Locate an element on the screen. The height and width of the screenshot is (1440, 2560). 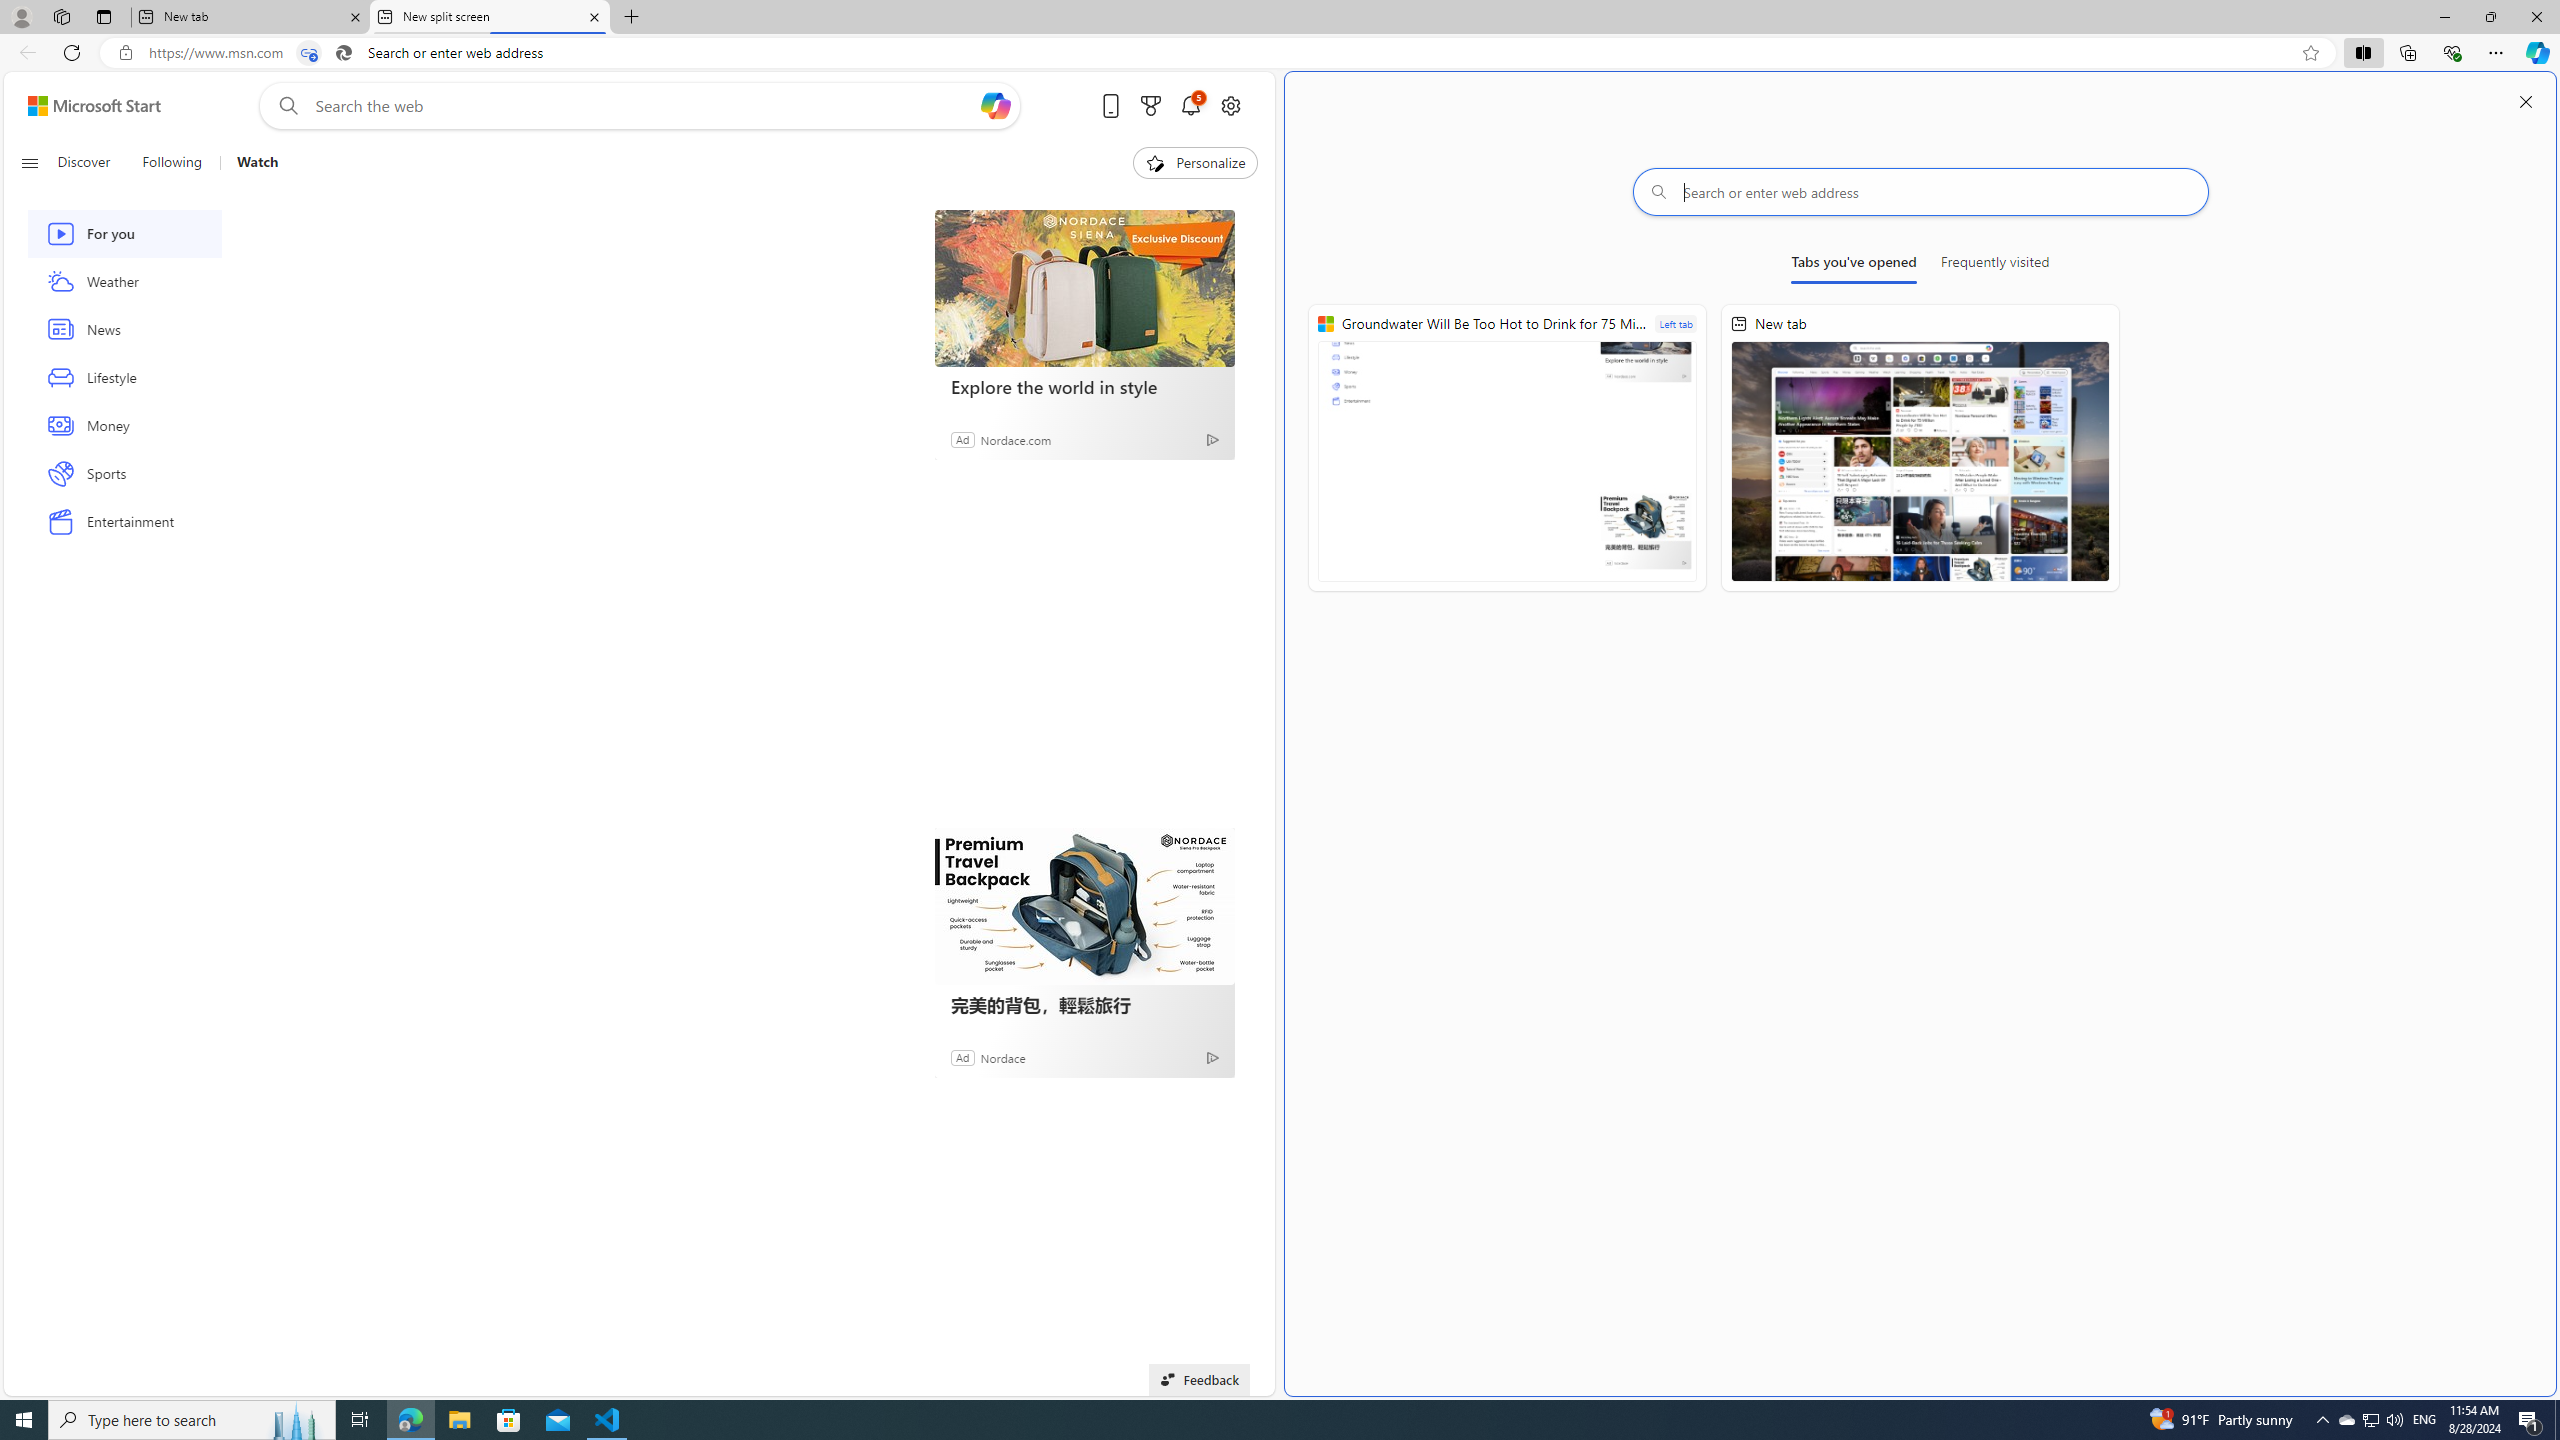
'Tabs in split screen' is located at coordinates (309, 53).